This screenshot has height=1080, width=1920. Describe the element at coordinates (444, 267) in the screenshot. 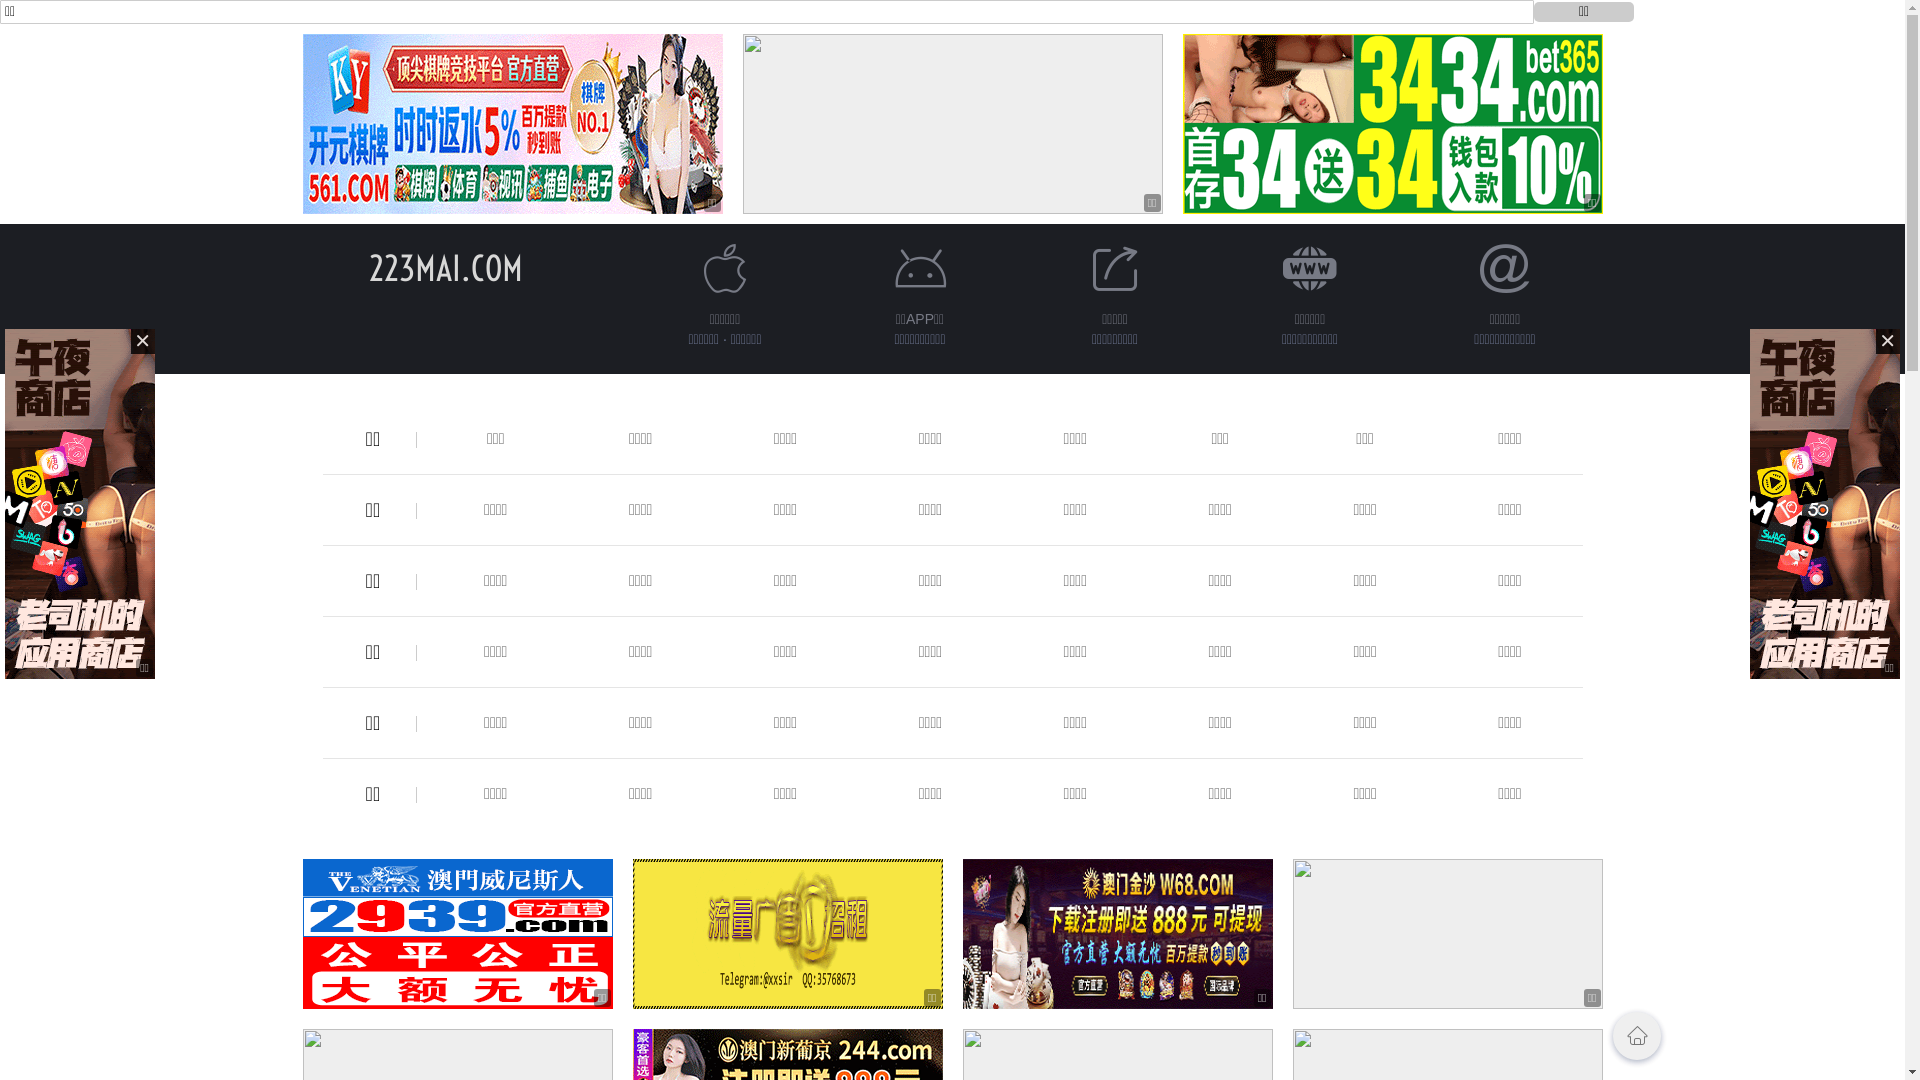

I see `'223MAI.COM'` at that location.